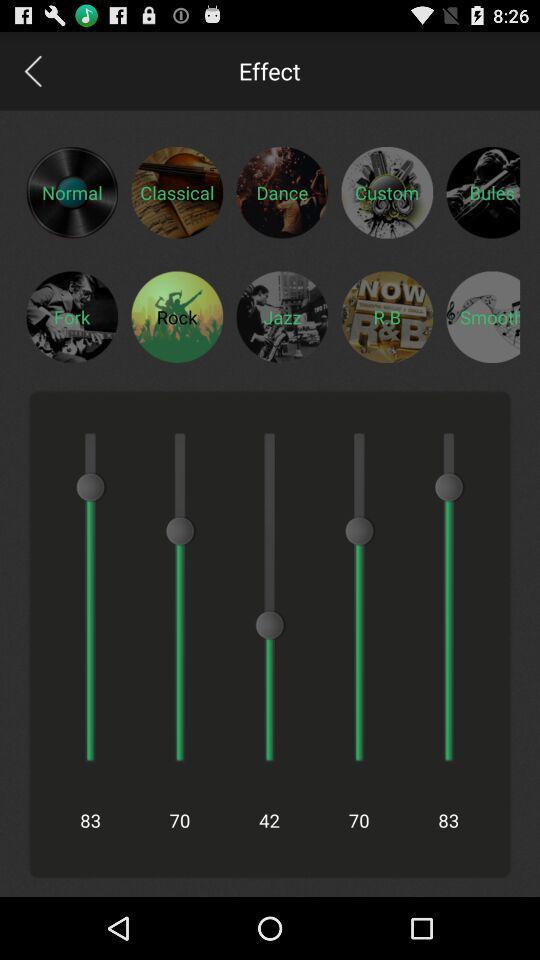 The height and width of the screenshot is (960, 540). I want to click on effect, so click(177, 316).